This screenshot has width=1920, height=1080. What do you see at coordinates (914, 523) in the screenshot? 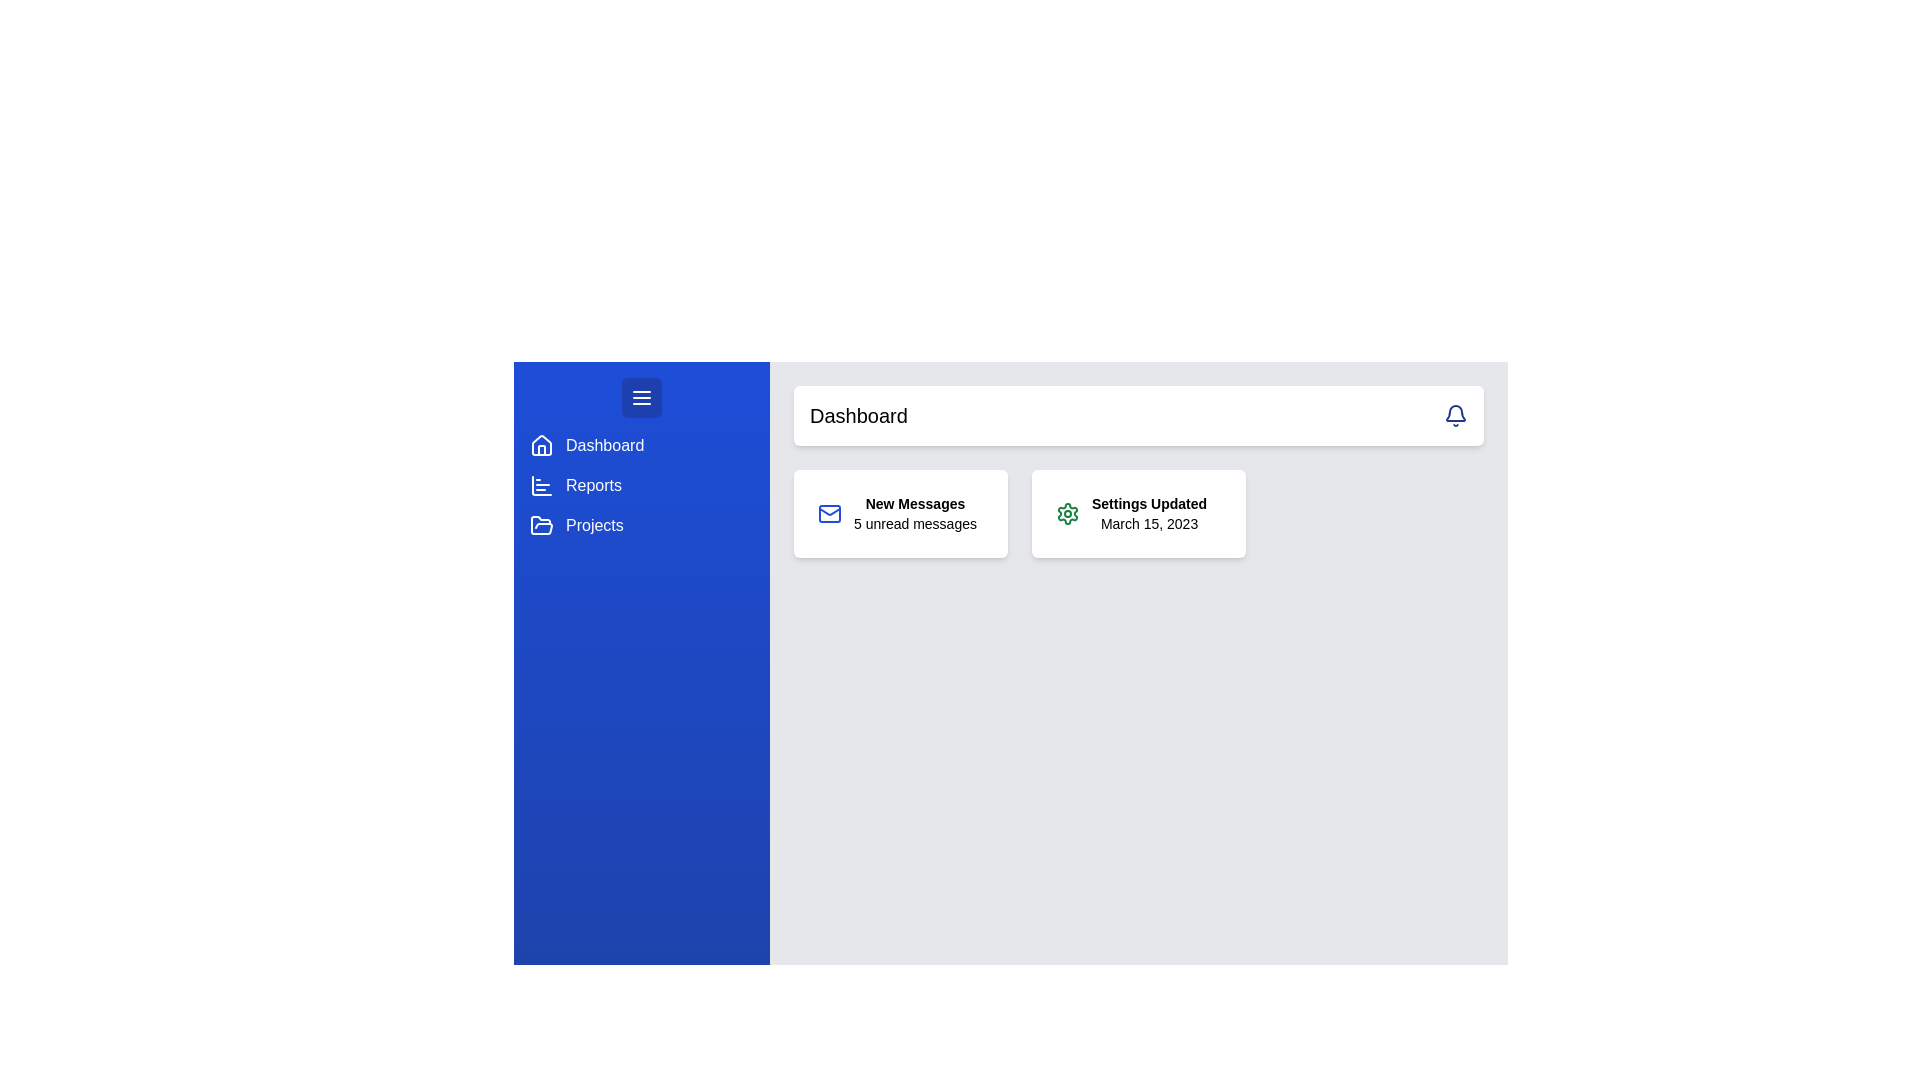
I see `text label indicating the number of unread messages, which displays '5 unread messages' below 'New Messages' in the notification card on the left side of the dashboard` at bounding box center [914, 523].